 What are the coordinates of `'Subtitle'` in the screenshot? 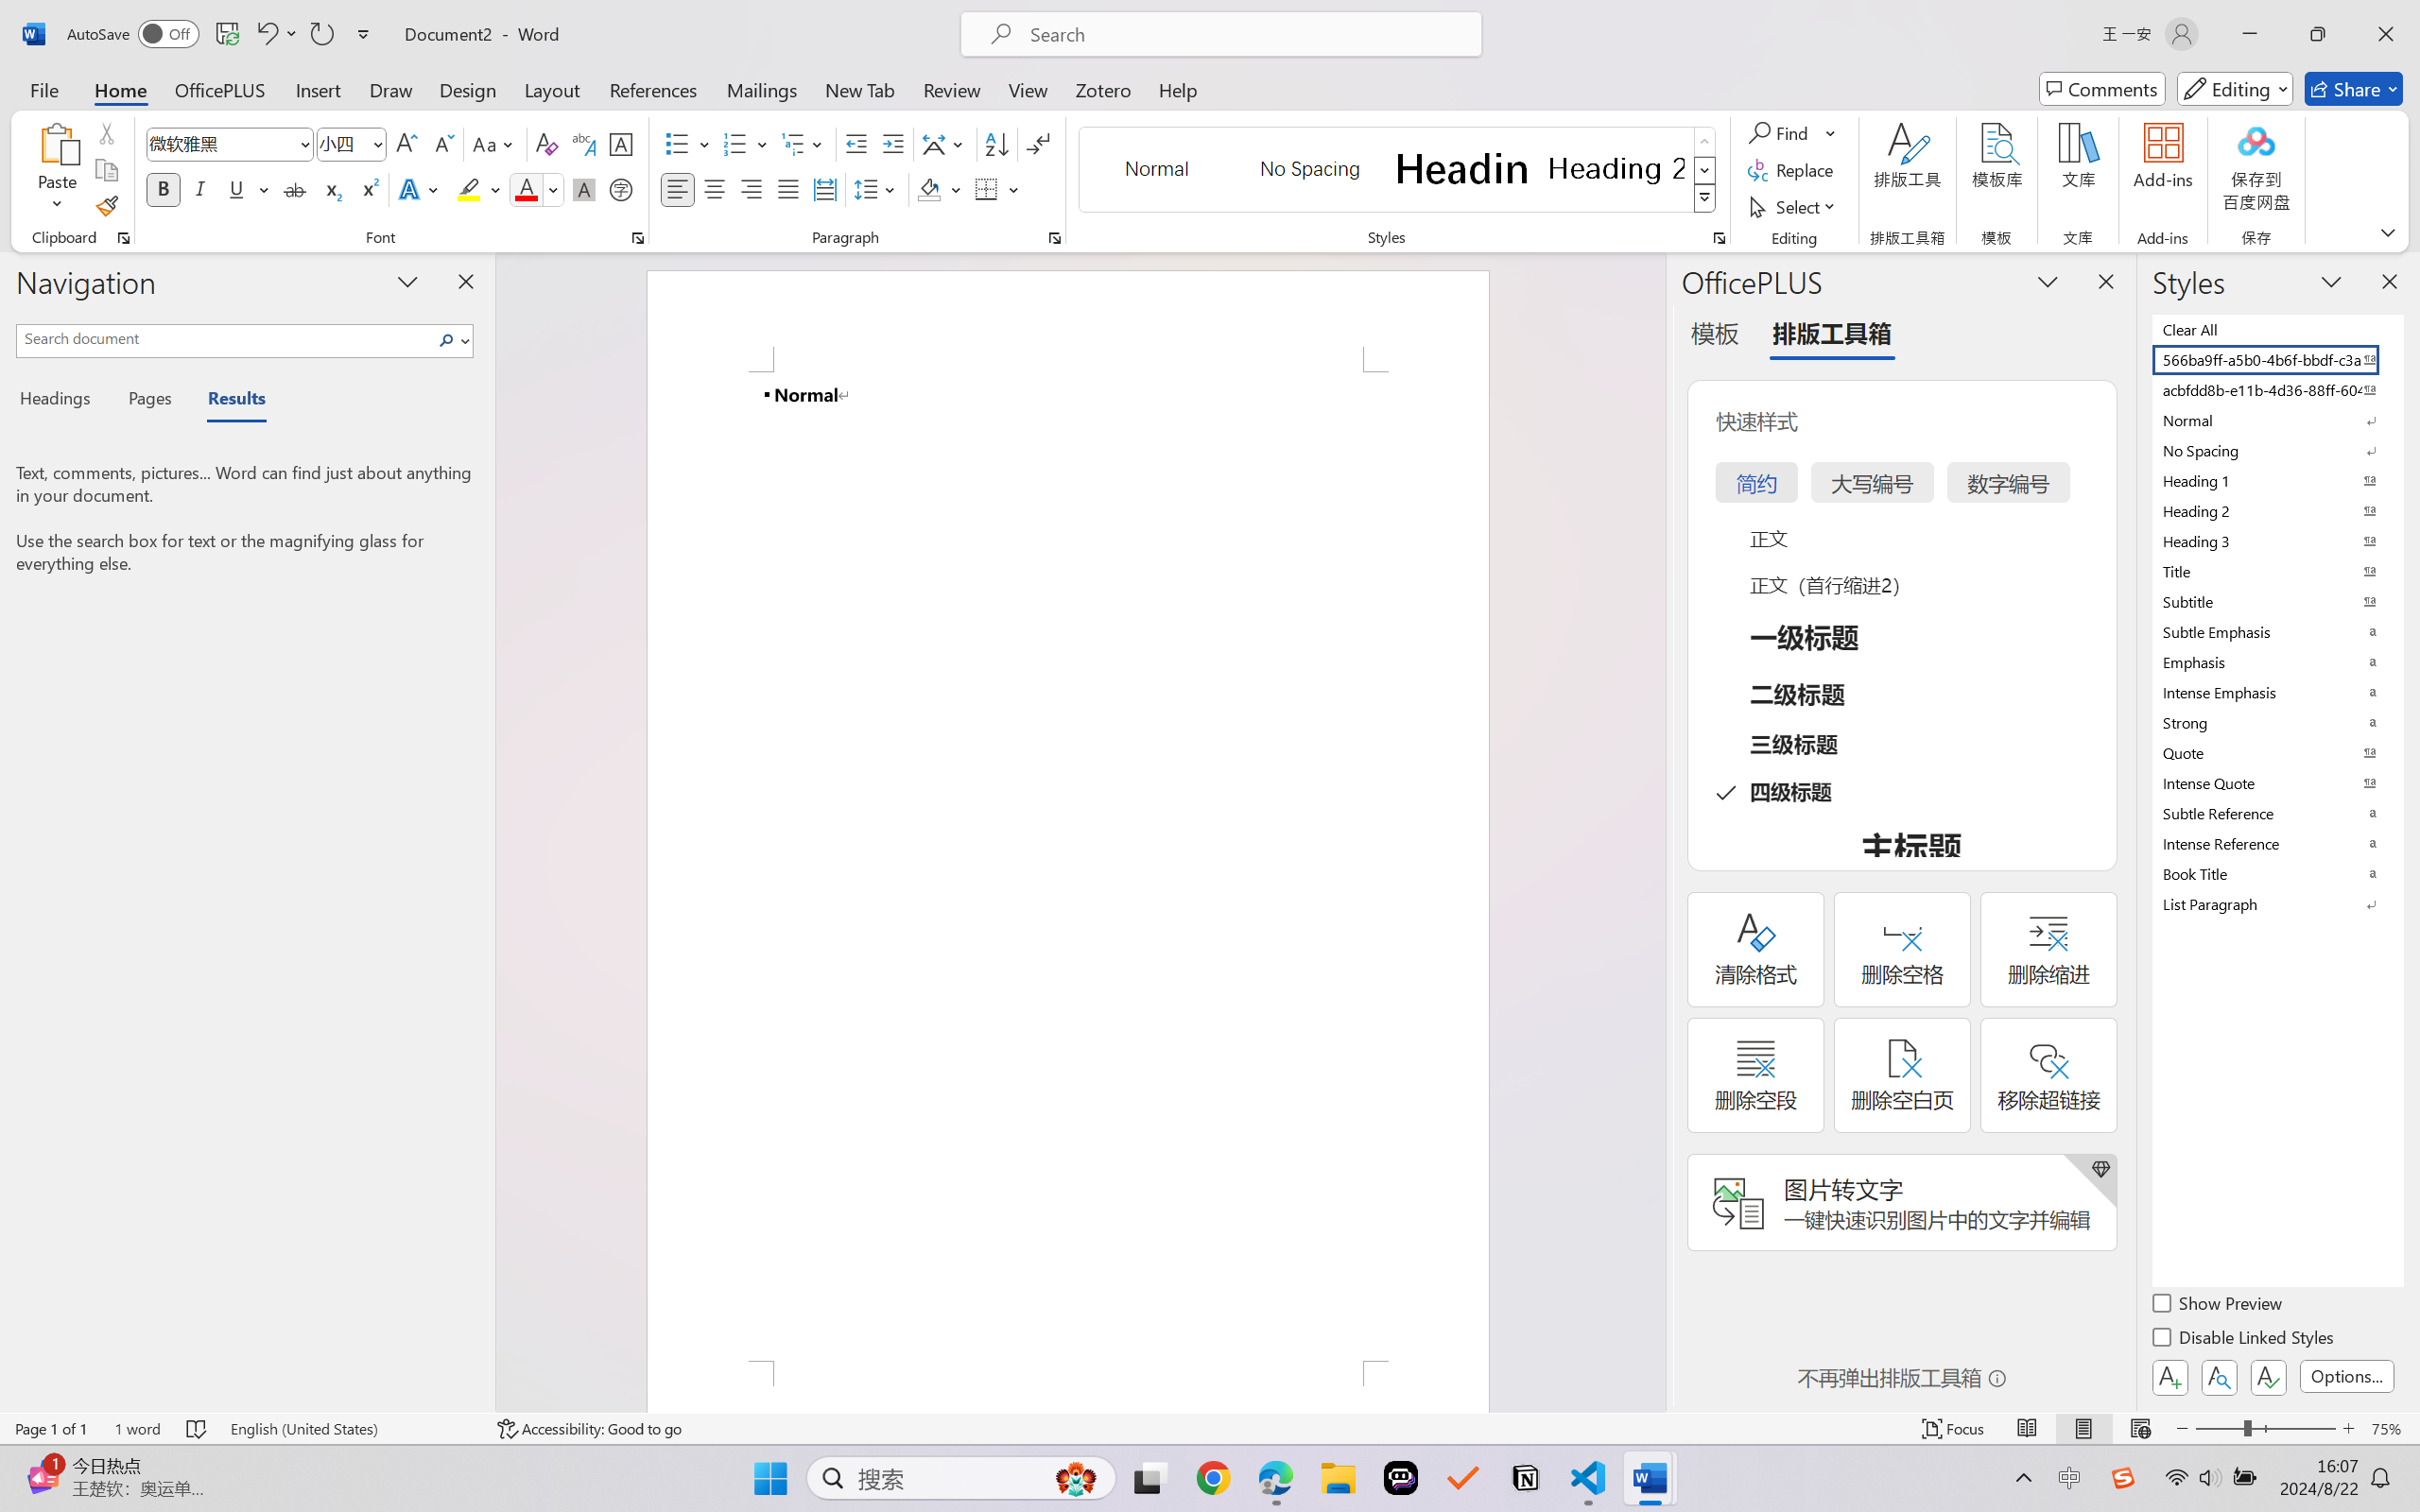 It's located at (2275, 601).